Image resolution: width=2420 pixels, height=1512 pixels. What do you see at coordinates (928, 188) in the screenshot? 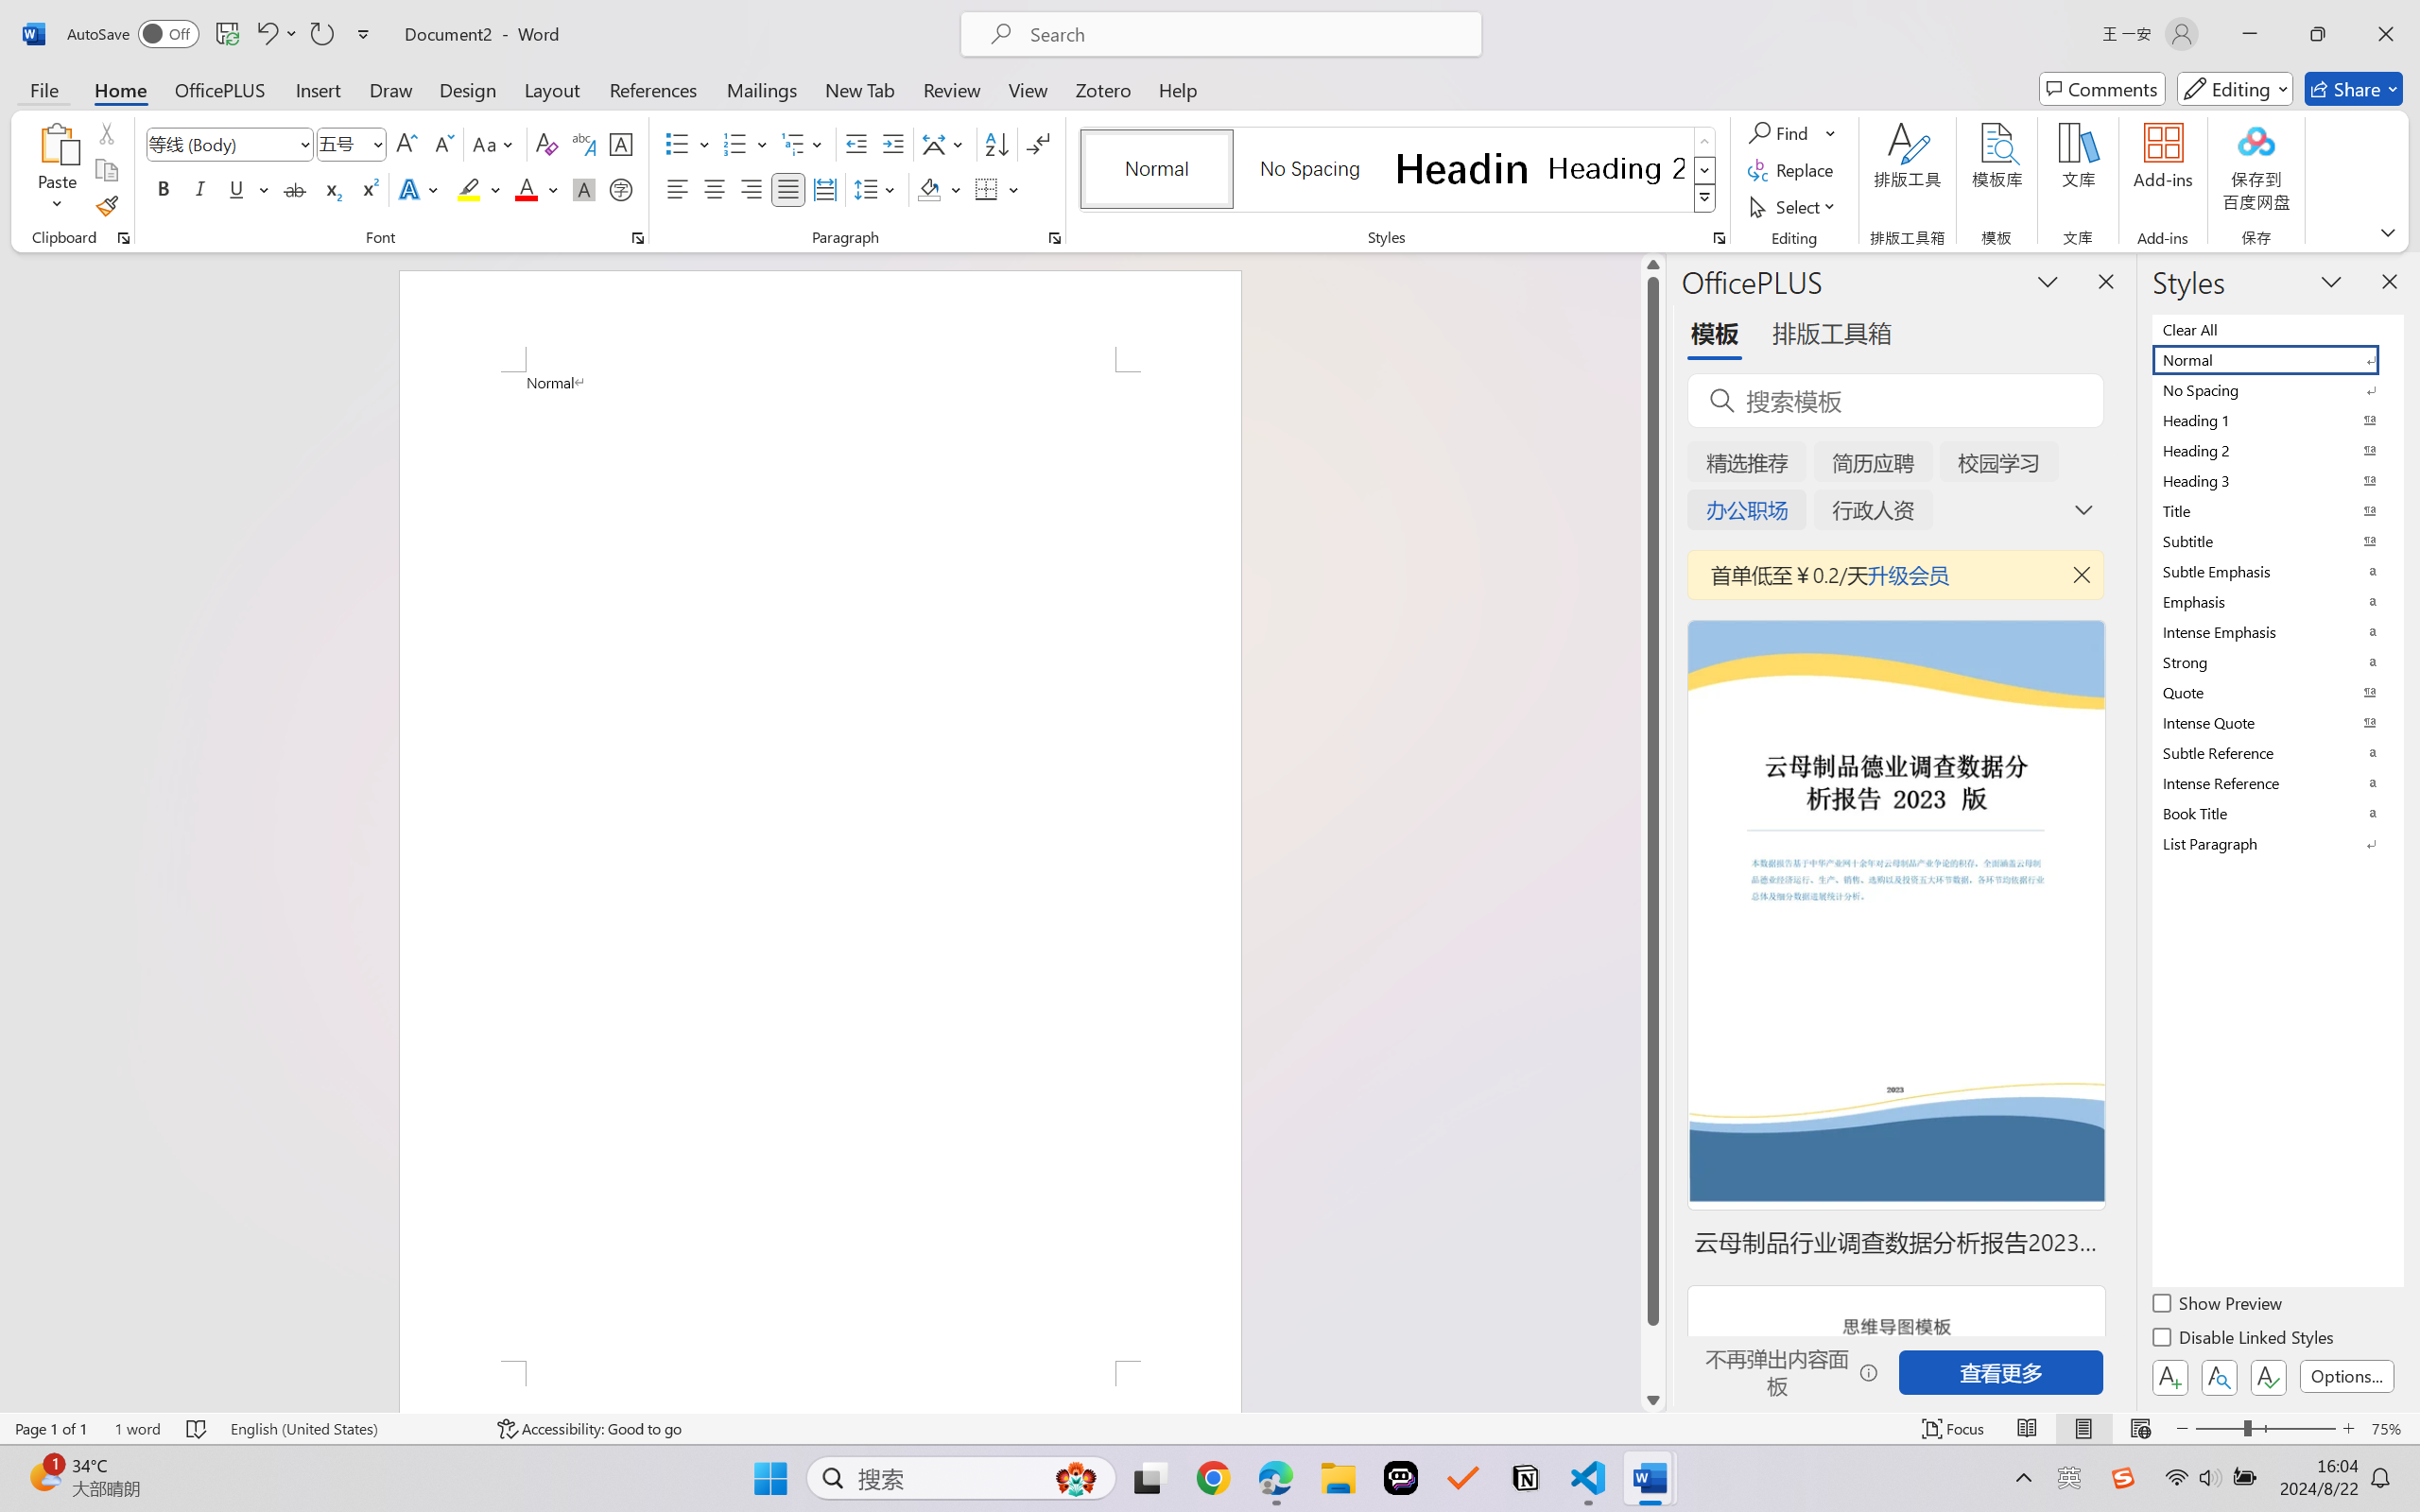
I see `'Shading RGB(0, 0, 0)'` at bounding box center [928, 188].